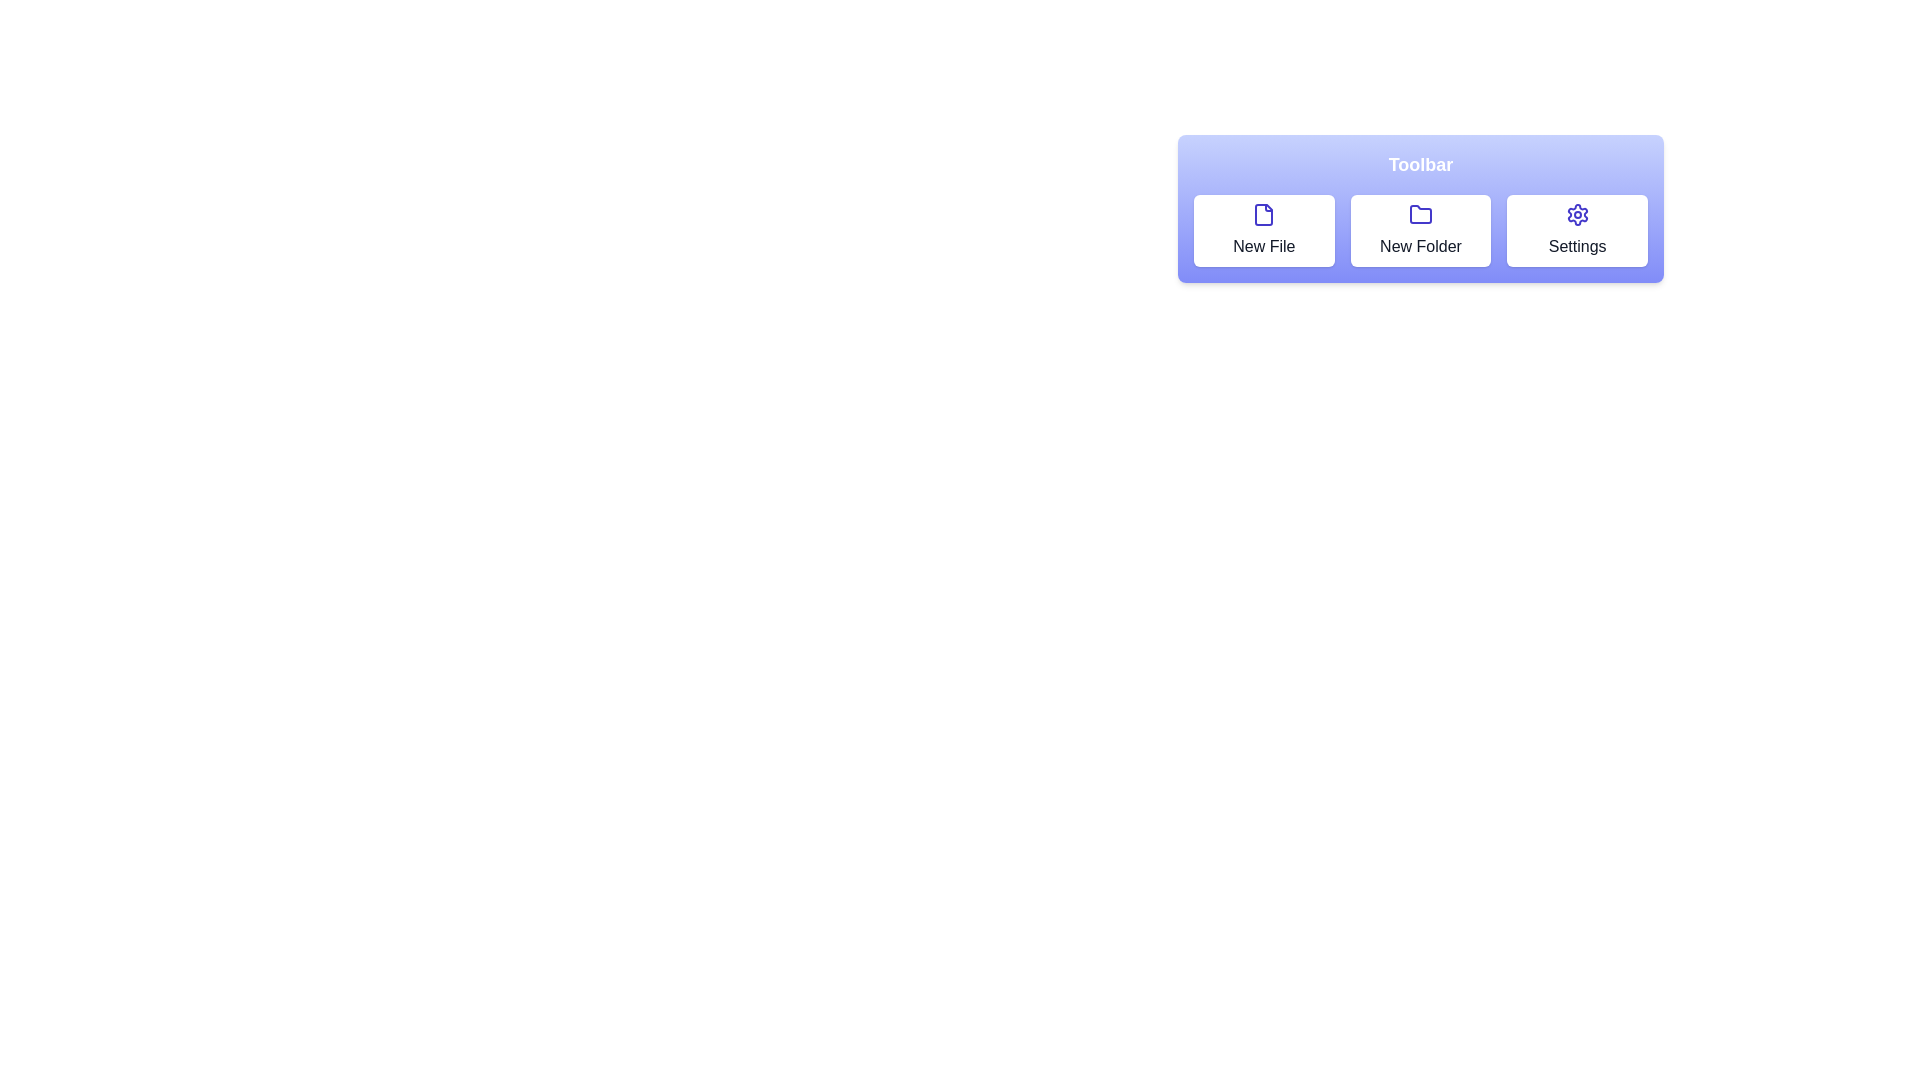  Describe the element at coordinates (1419, 215) in the screenshot. I see `the blue folder icon located near the 'New Folder' text to invoke folder-related actions` at that location.